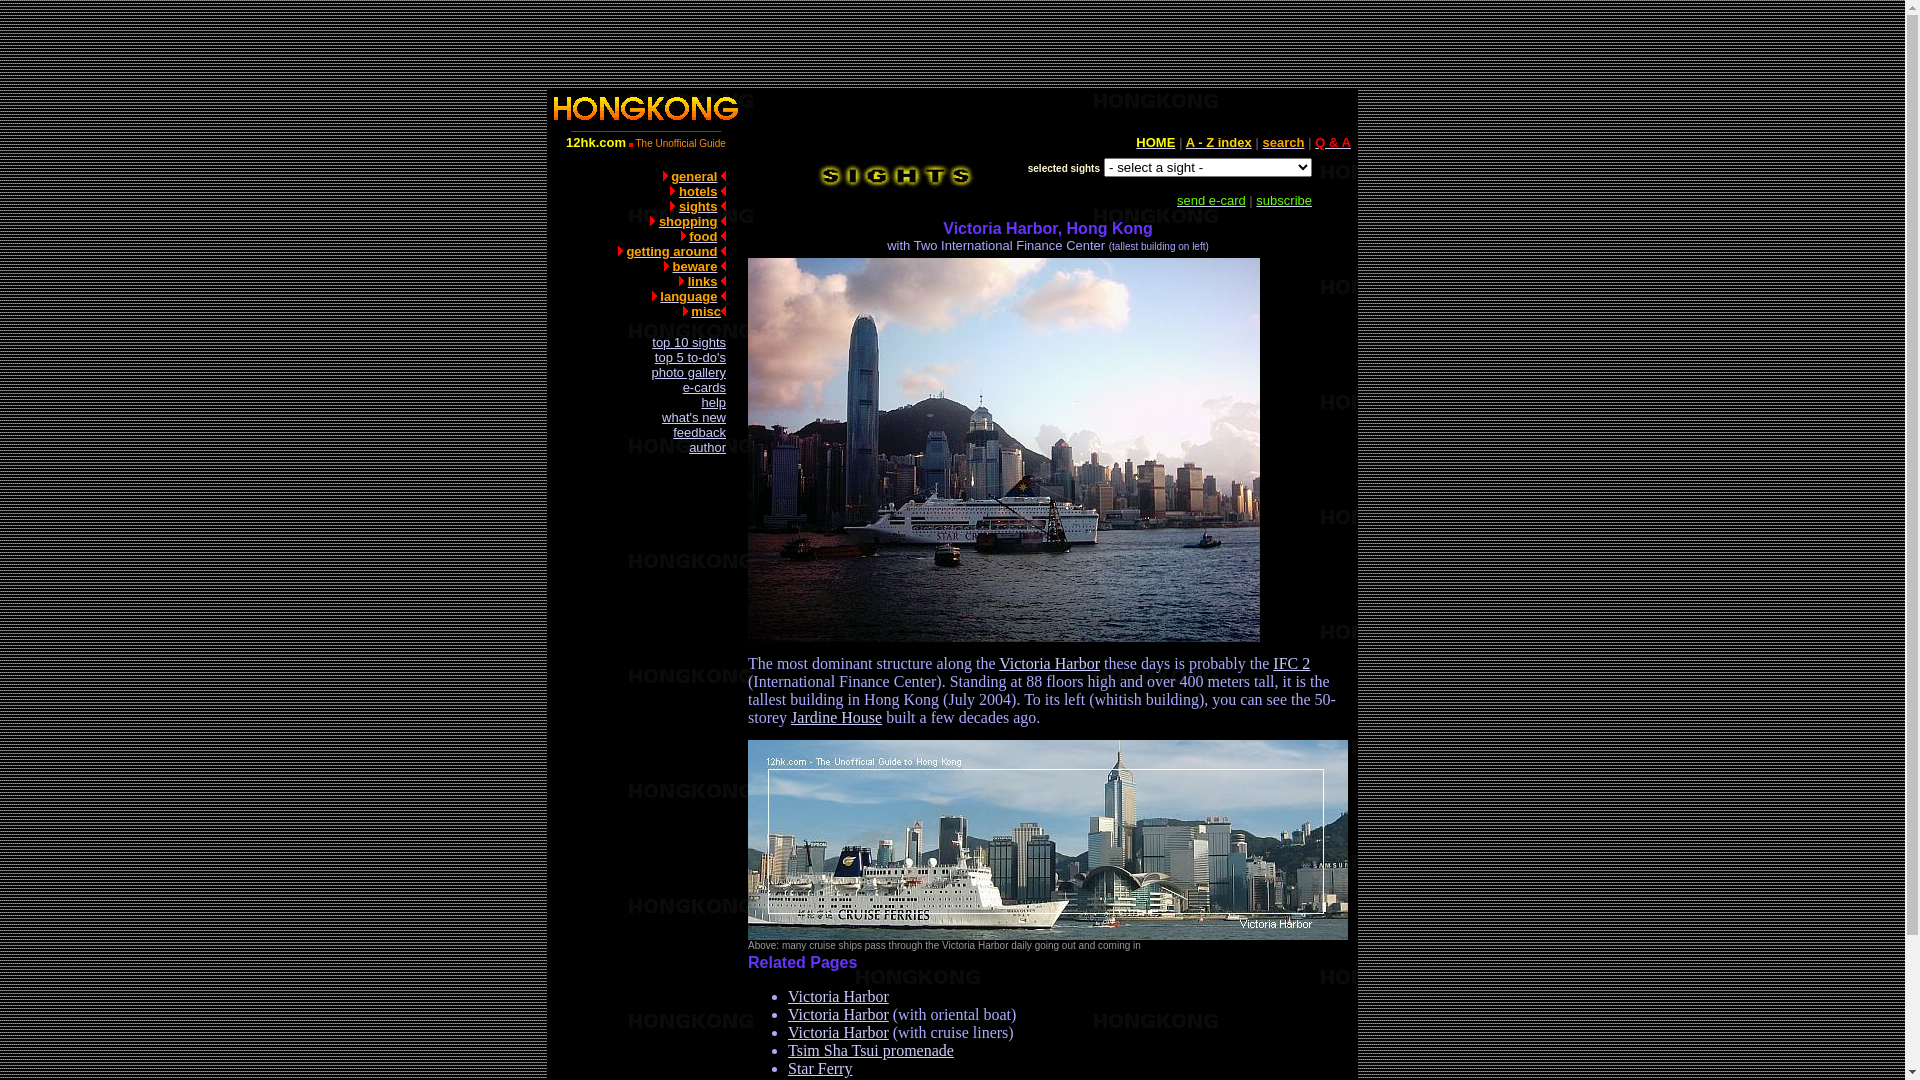  I want to click on 'language', so click(688, 296).